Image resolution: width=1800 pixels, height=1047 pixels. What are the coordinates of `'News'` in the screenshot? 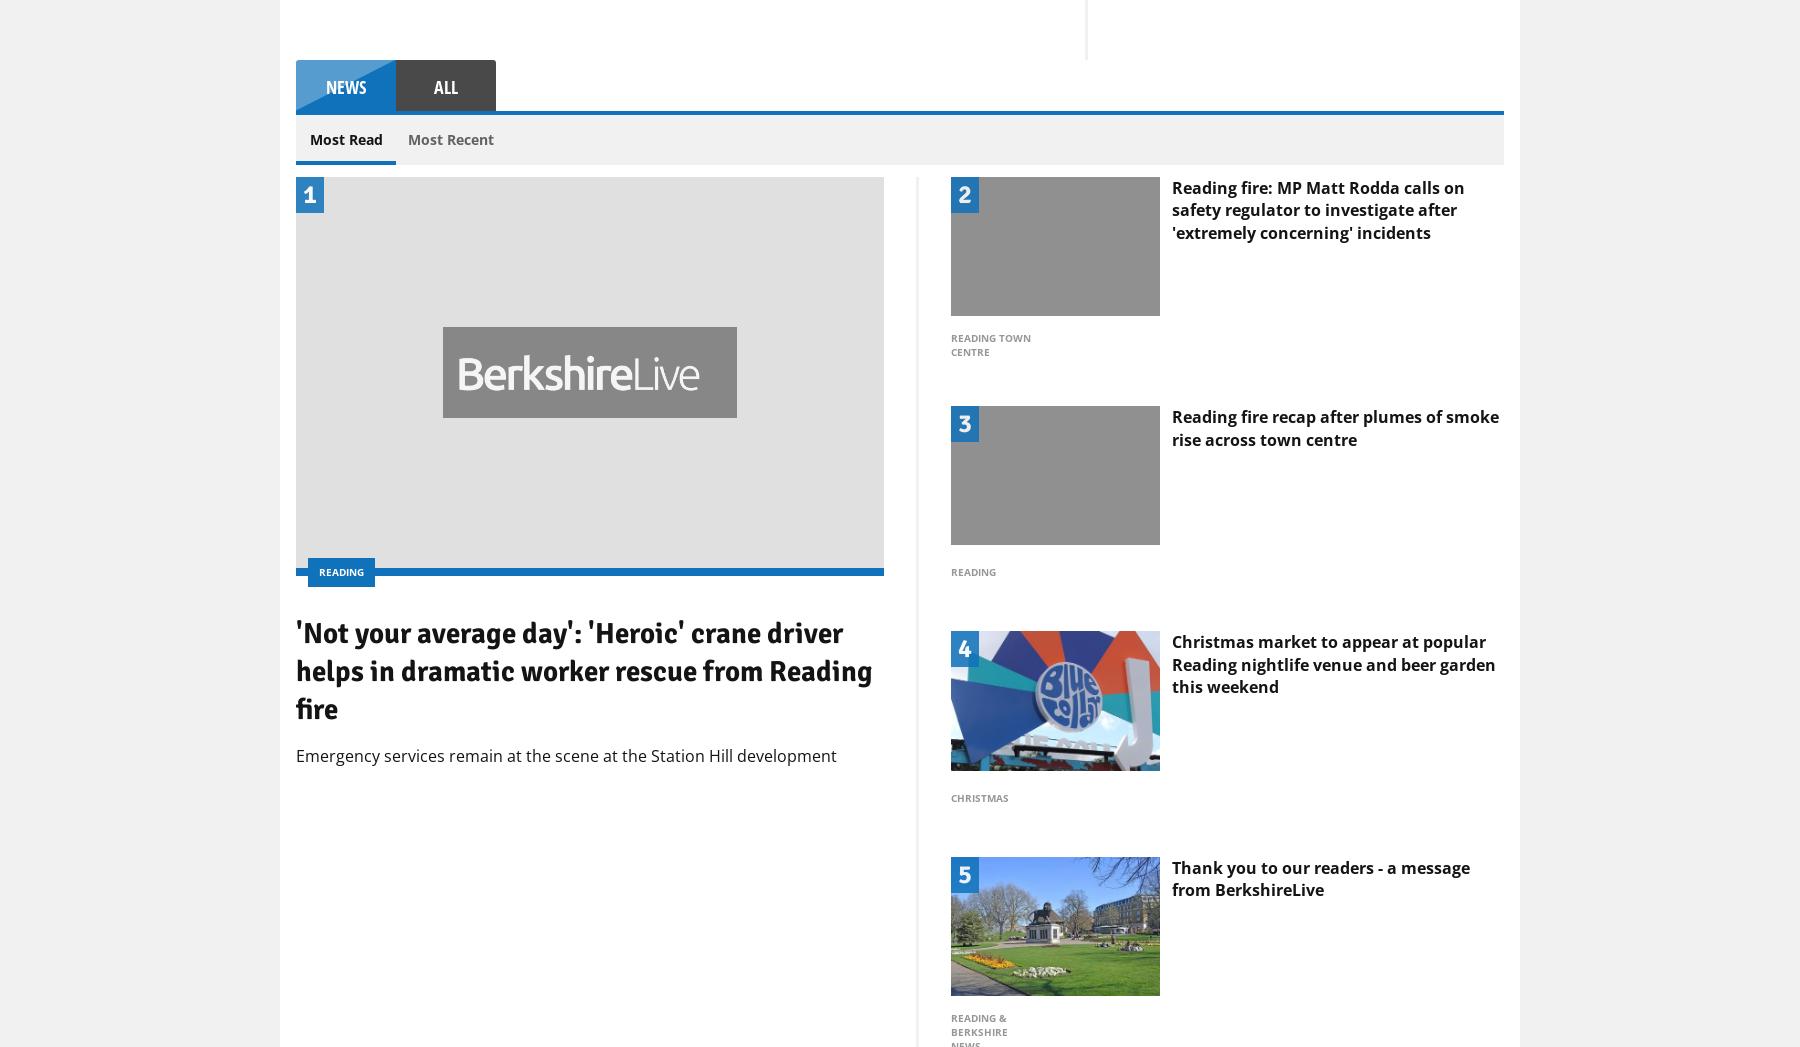 It's located at (345, 246).